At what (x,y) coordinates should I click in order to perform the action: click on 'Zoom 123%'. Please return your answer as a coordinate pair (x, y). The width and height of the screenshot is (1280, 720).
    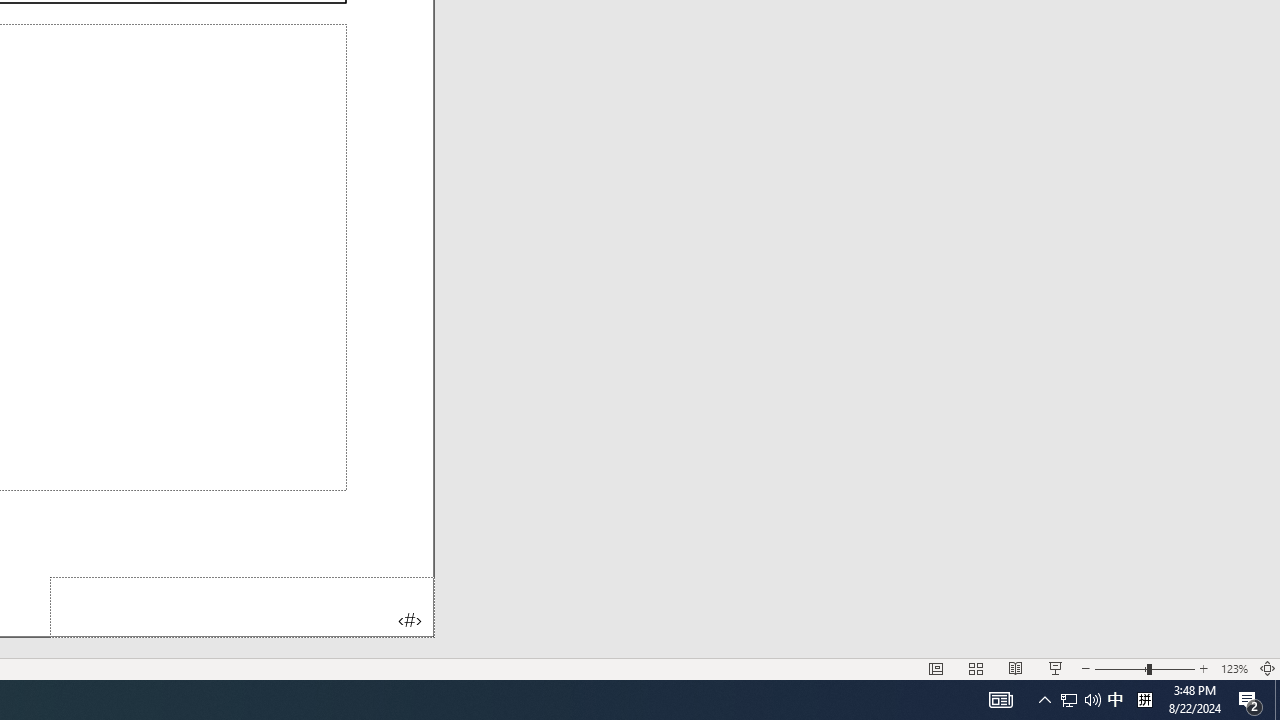
    Looking at the image, I should click on (1233, 669).